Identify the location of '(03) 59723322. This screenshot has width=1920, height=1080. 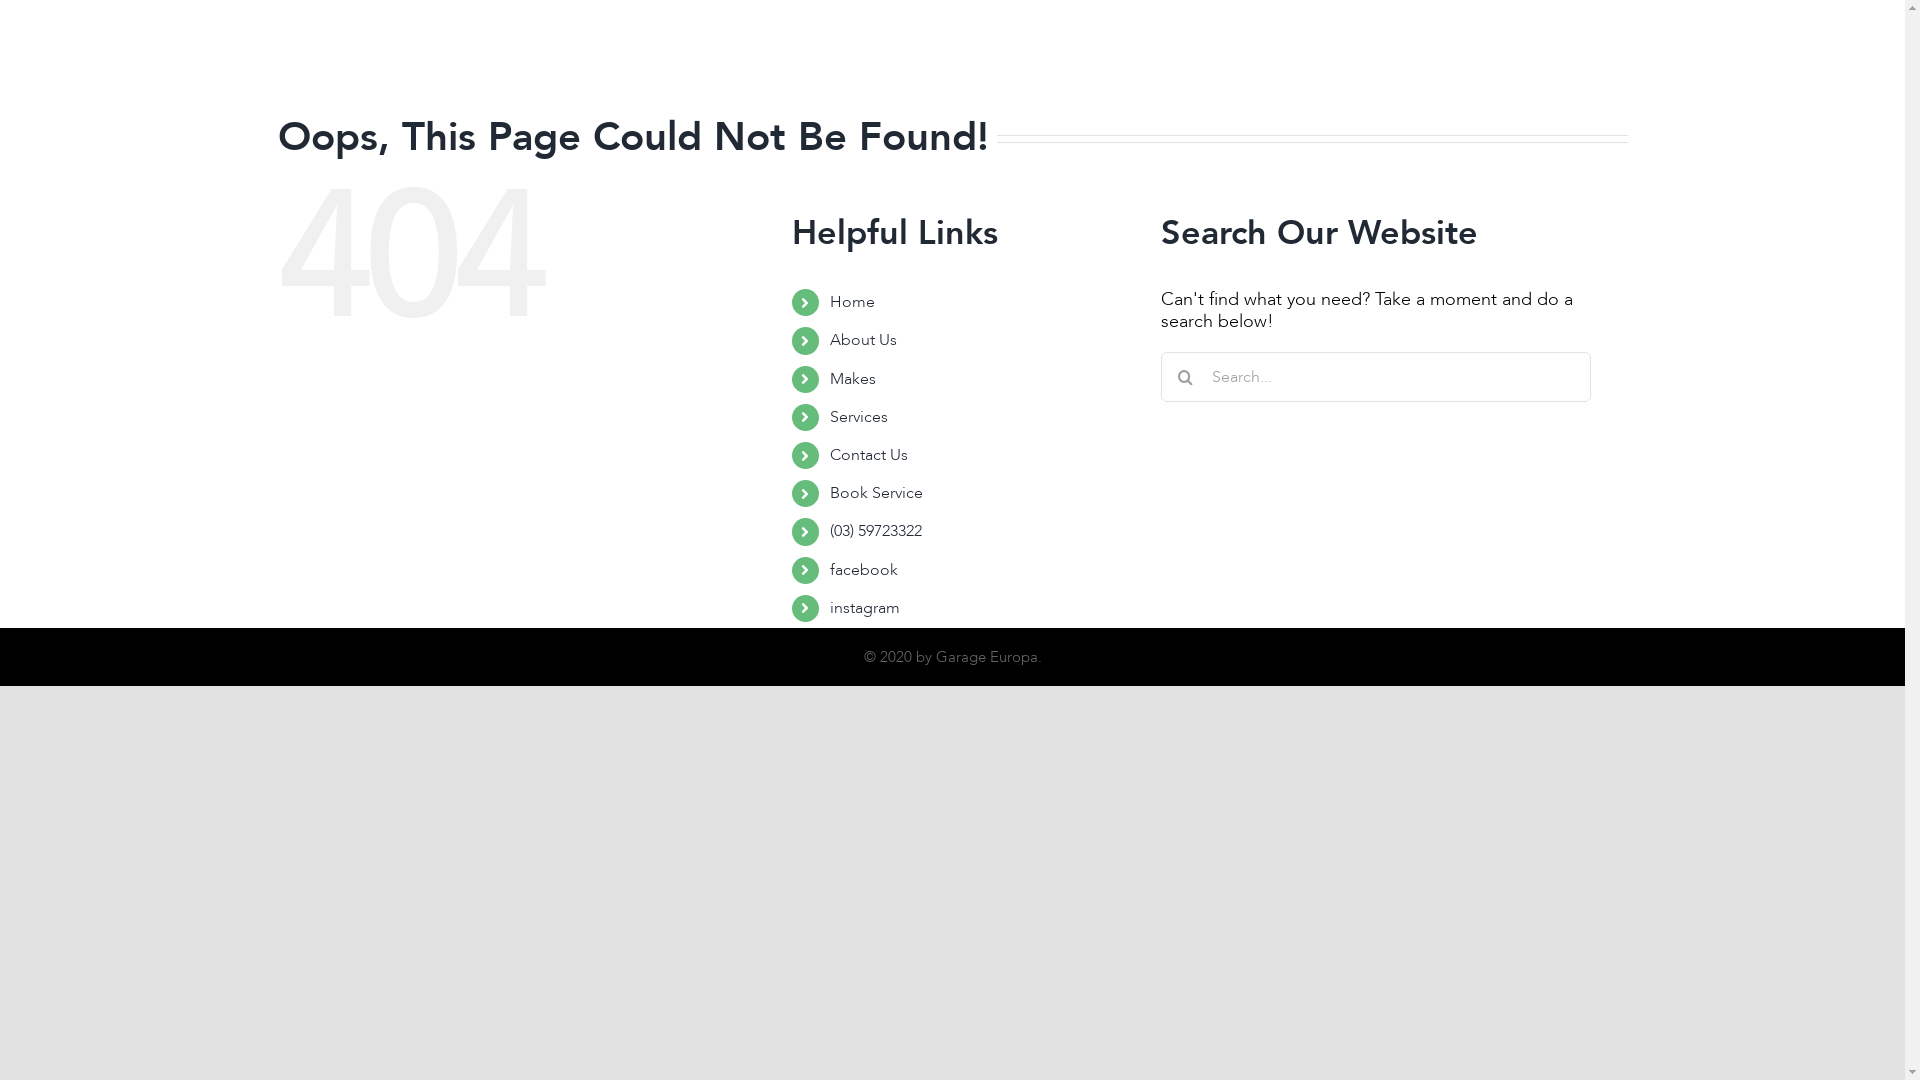
(1335, 50).